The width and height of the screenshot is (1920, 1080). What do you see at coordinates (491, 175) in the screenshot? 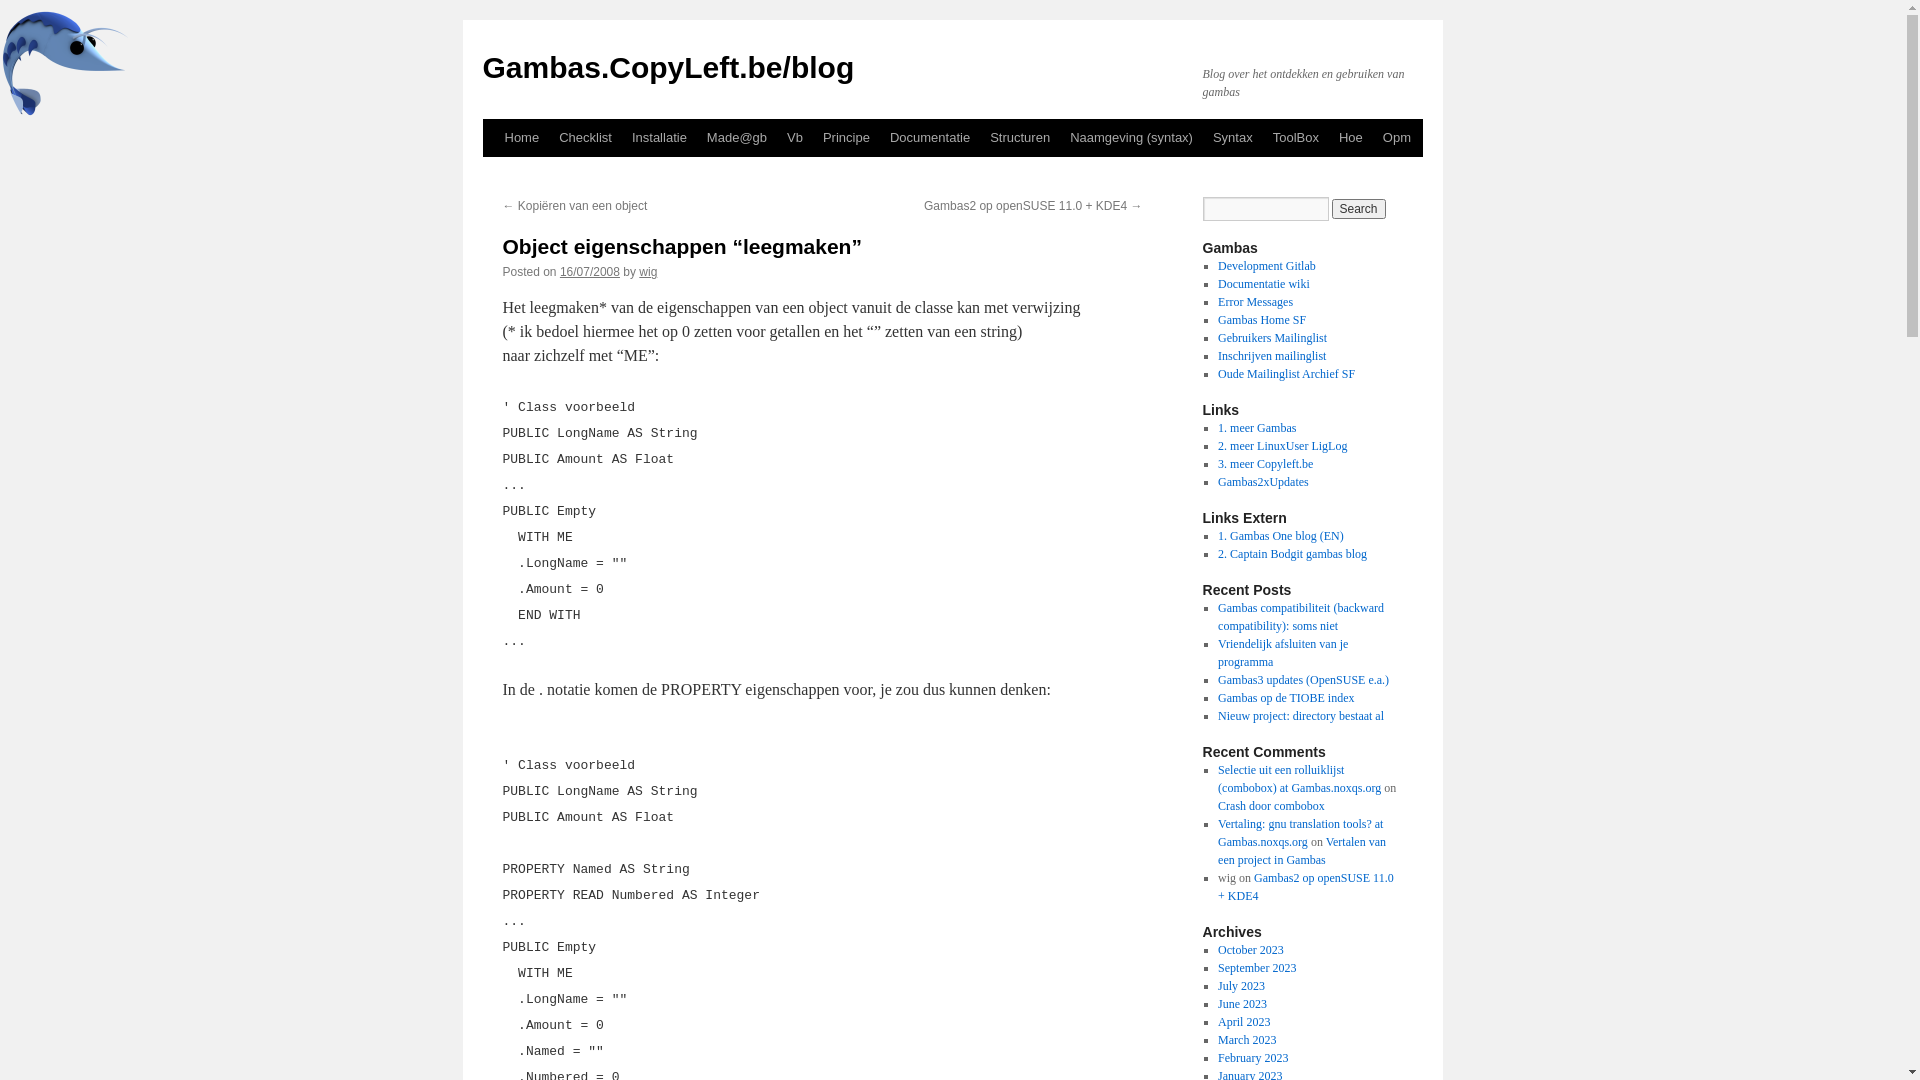
I see `'Skip to content'` at bounding box center [491, 175].